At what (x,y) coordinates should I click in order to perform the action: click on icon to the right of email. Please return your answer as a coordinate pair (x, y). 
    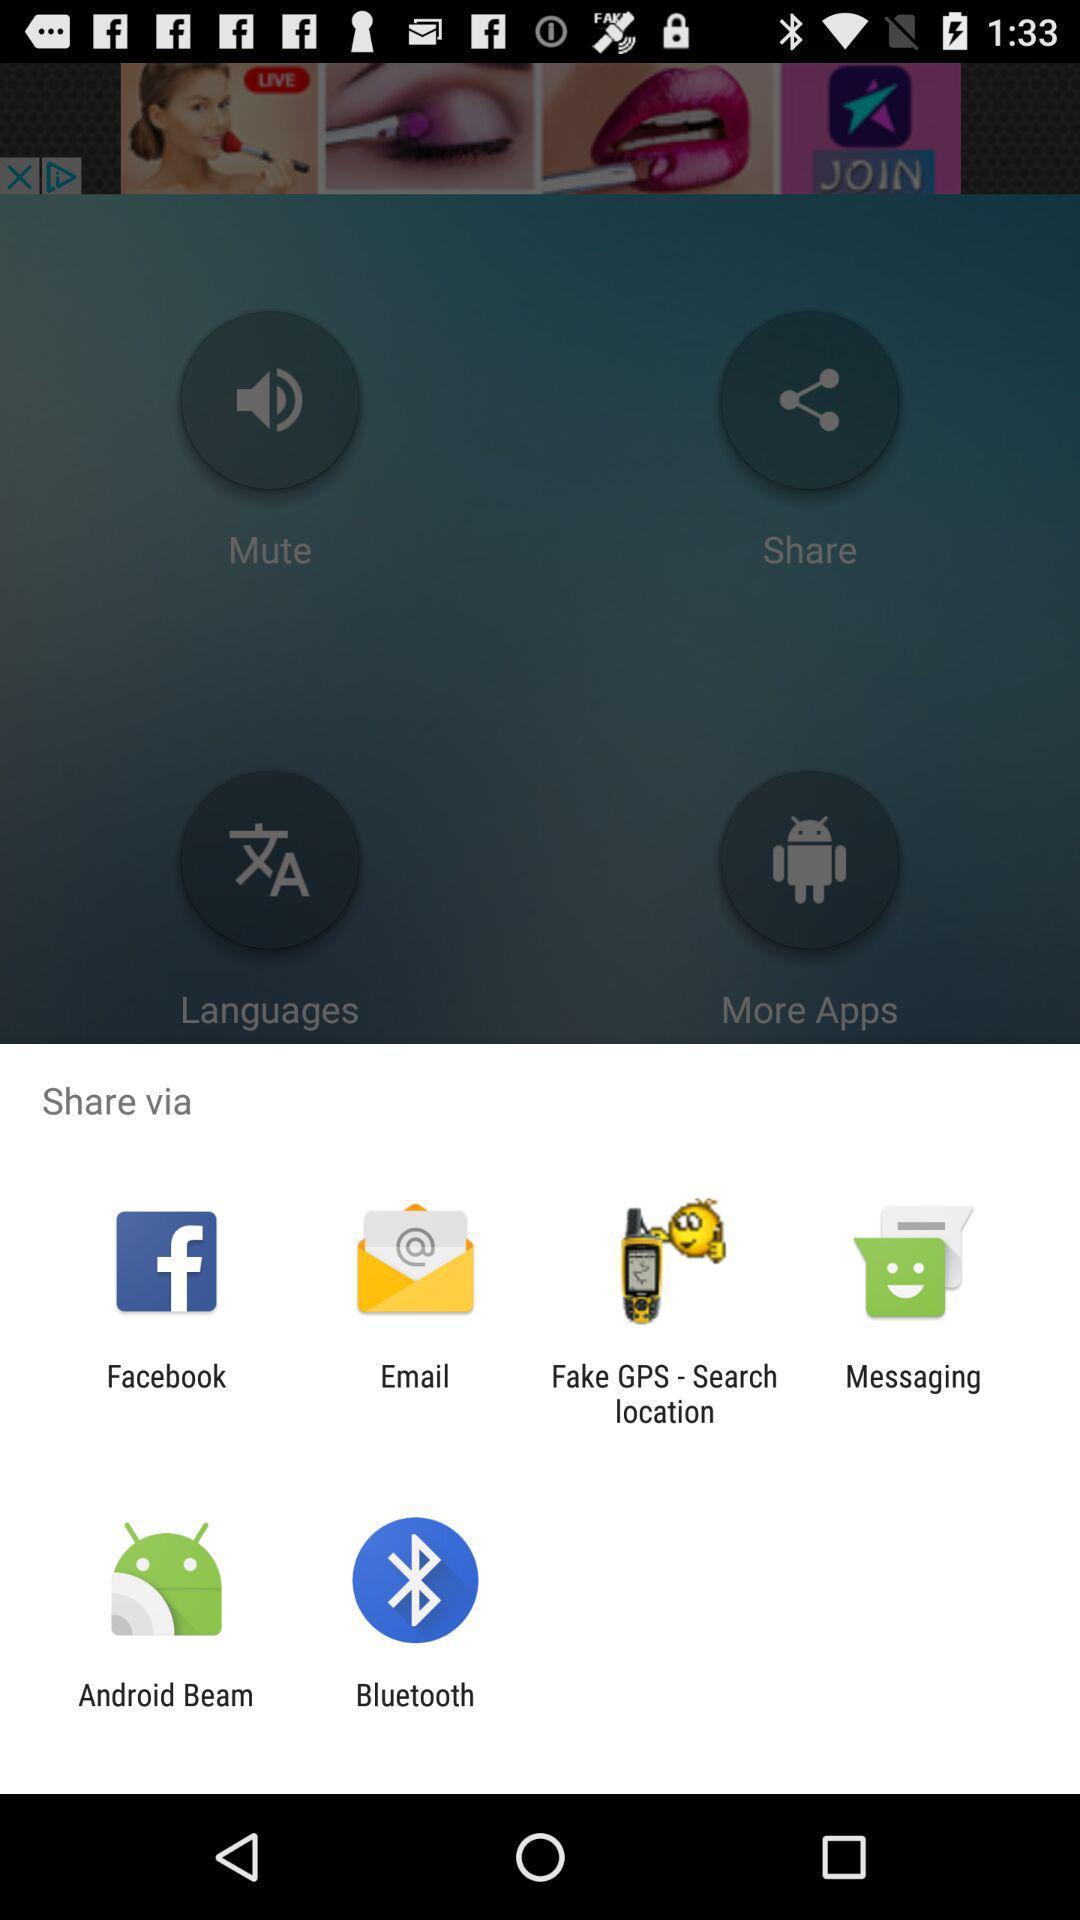
    Looking at the image, I should click on (664, 1392).